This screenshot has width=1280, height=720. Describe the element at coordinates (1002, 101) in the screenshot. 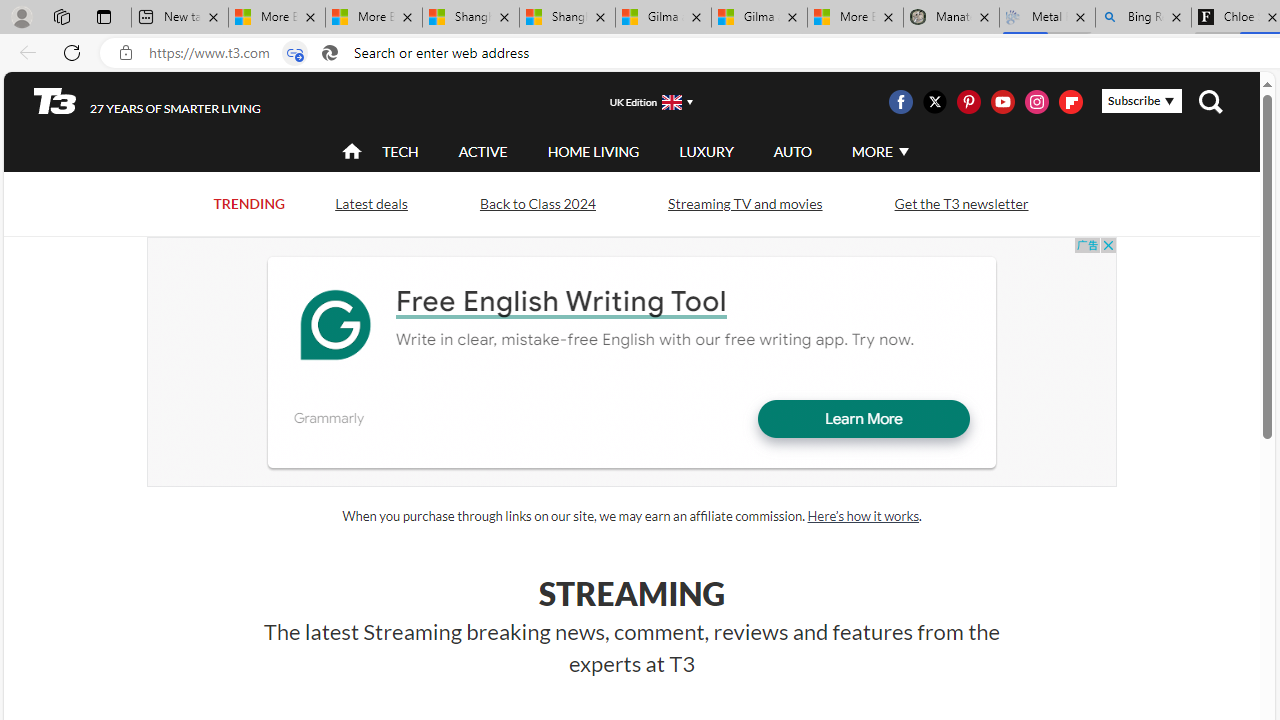

I see `'Visit us on Youtube'` at that location.